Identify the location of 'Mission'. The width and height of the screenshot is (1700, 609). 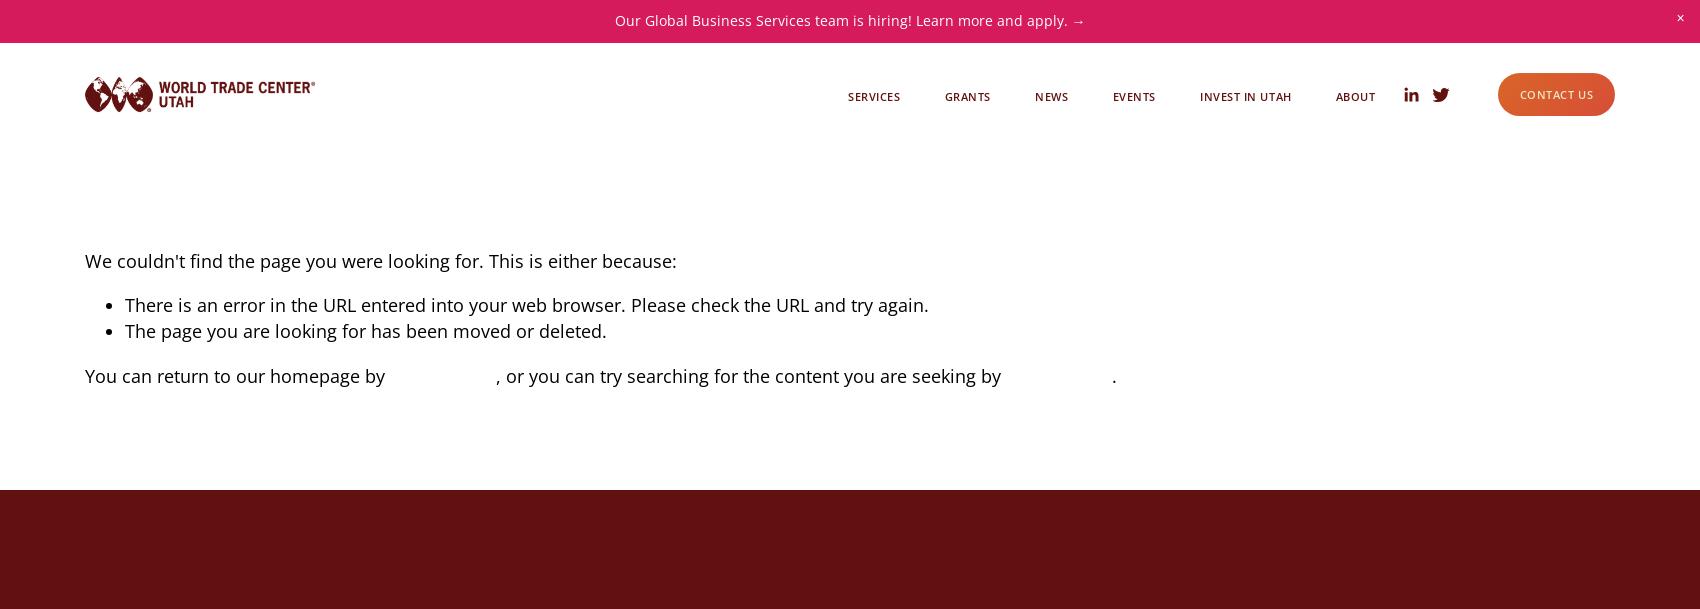
(1349, 120).